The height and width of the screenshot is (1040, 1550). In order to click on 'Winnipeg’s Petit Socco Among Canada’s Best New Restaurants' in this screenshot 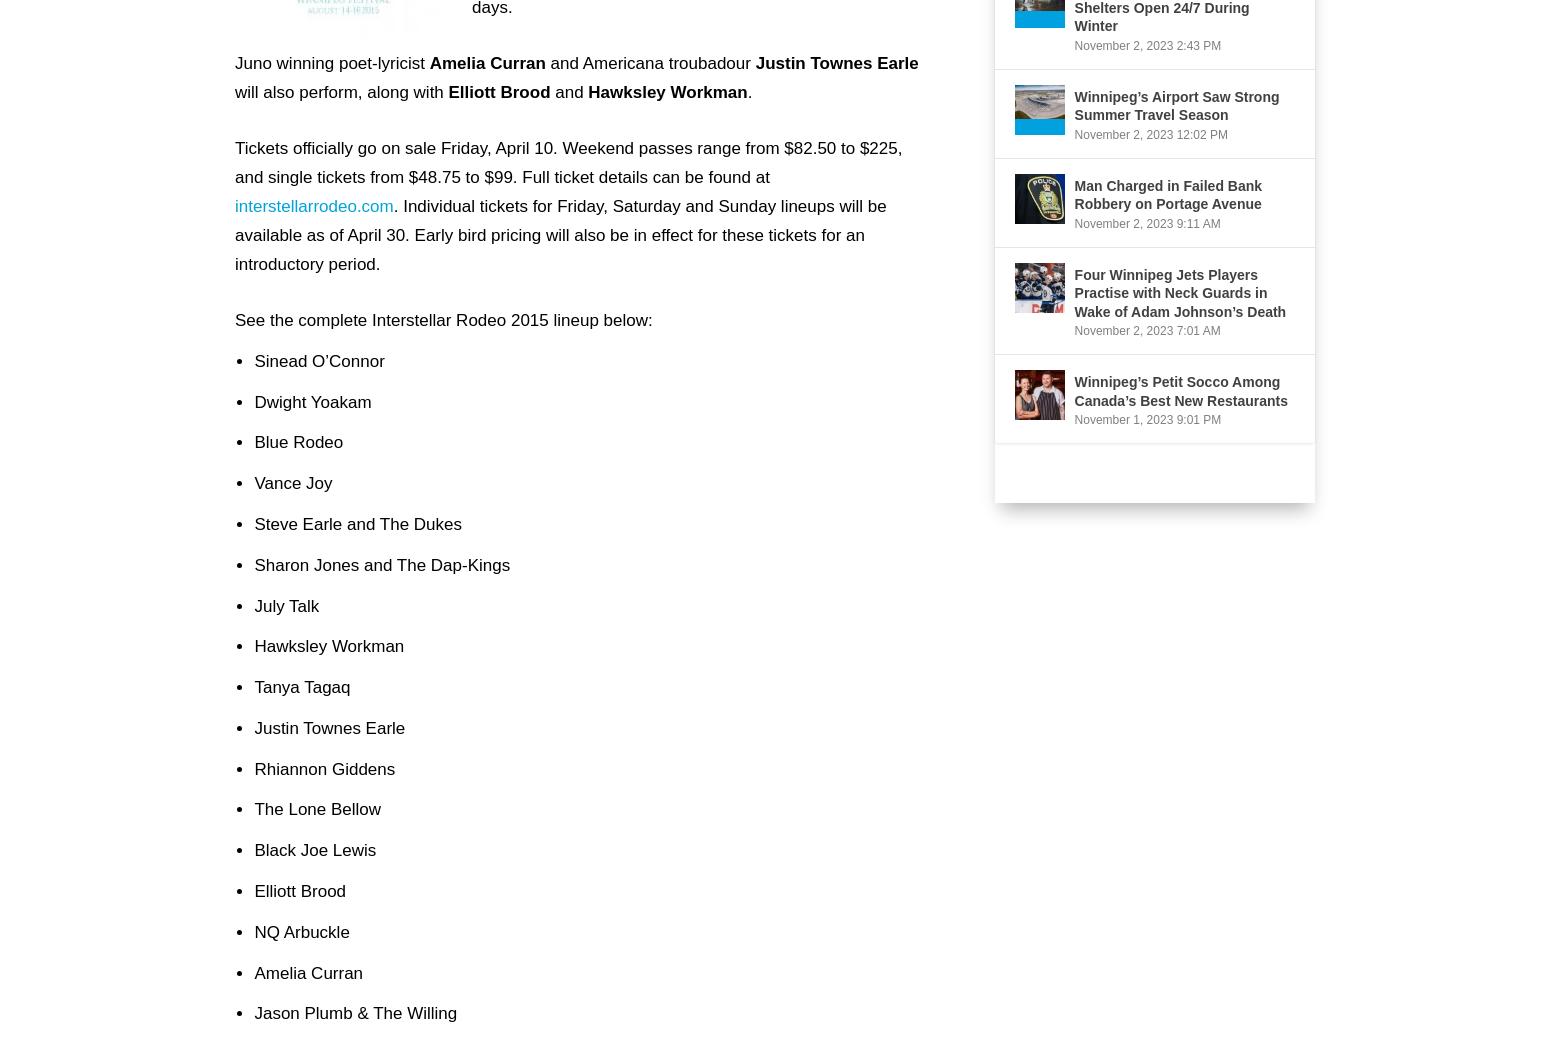, I will do `click(1180, 389)`.